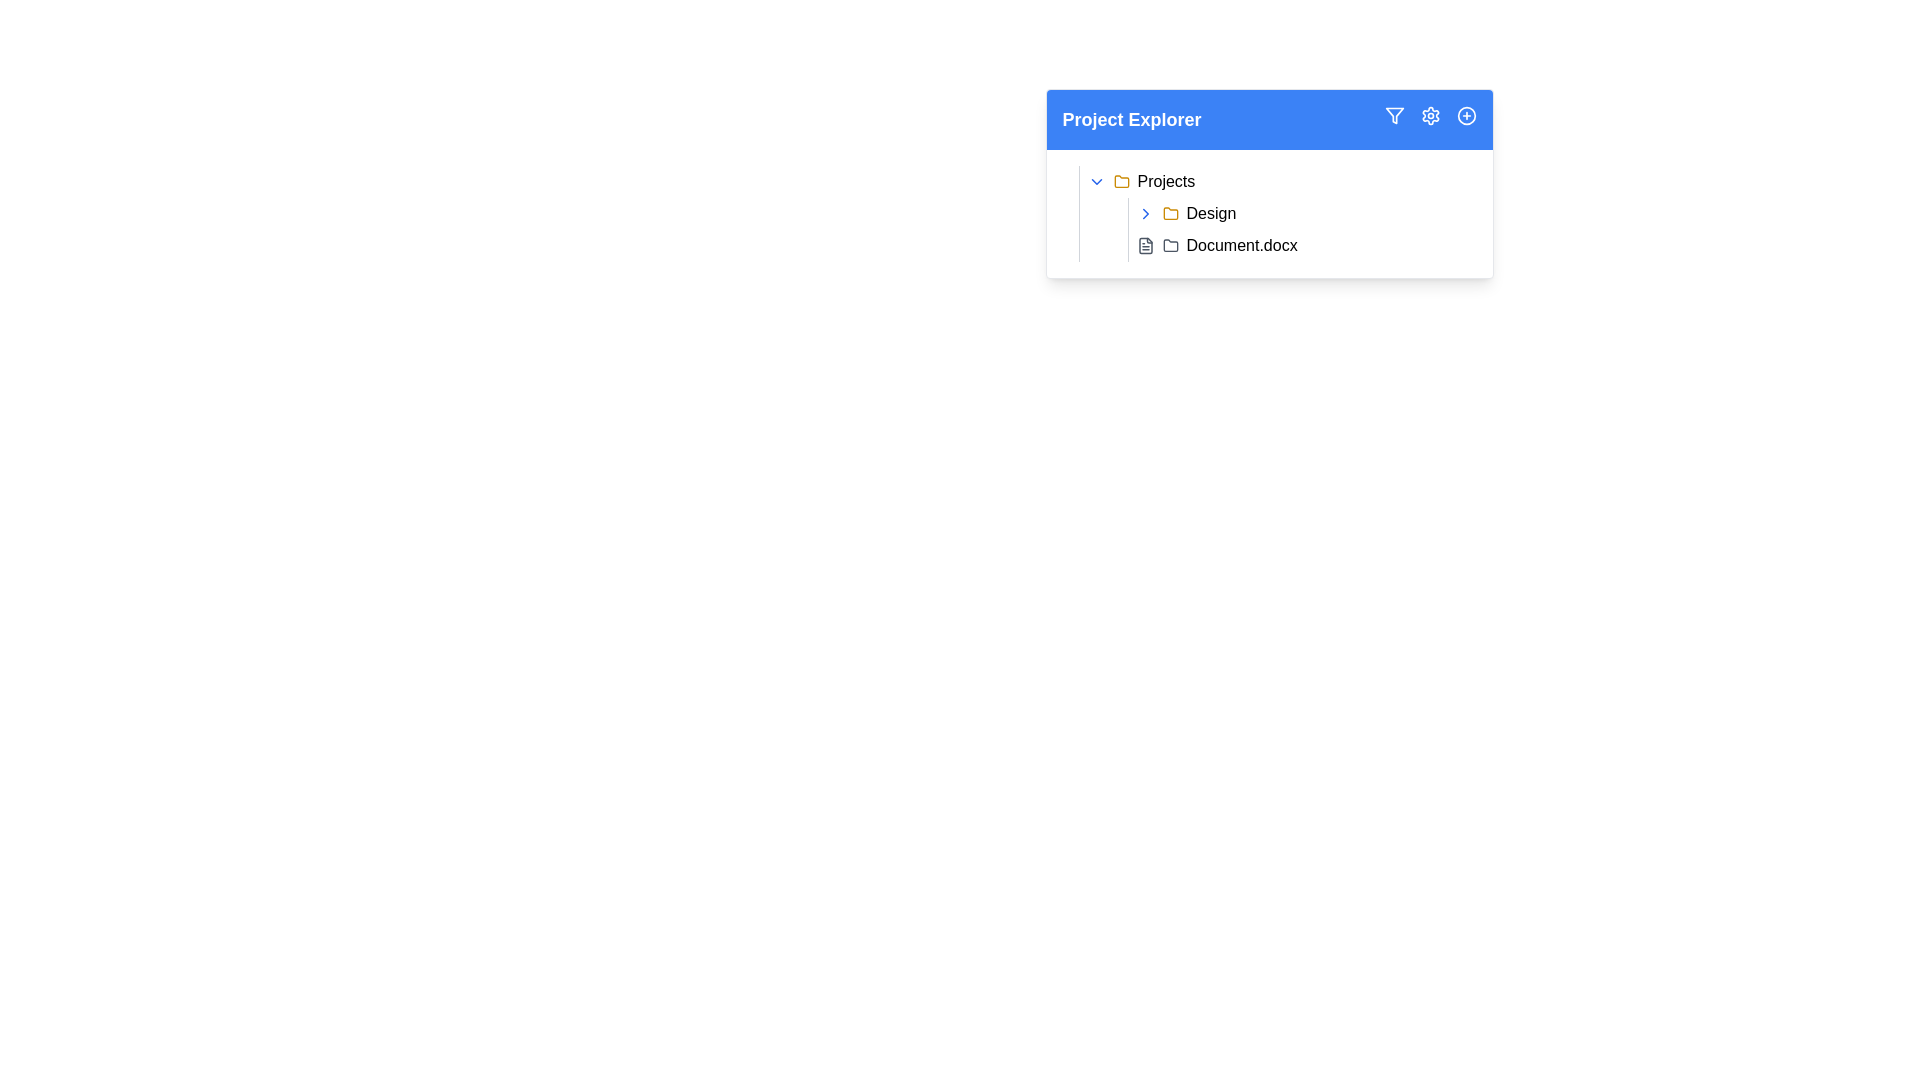 This screenshot has height=1080, width=1920. Describe the element at coordinates (1466, 115) in the screenshot. I see `the circular SVG icon representing the base of a plus sign in the 'Project Explorer' panel, located at the top-right corner next to filter and settings icons` at that location.